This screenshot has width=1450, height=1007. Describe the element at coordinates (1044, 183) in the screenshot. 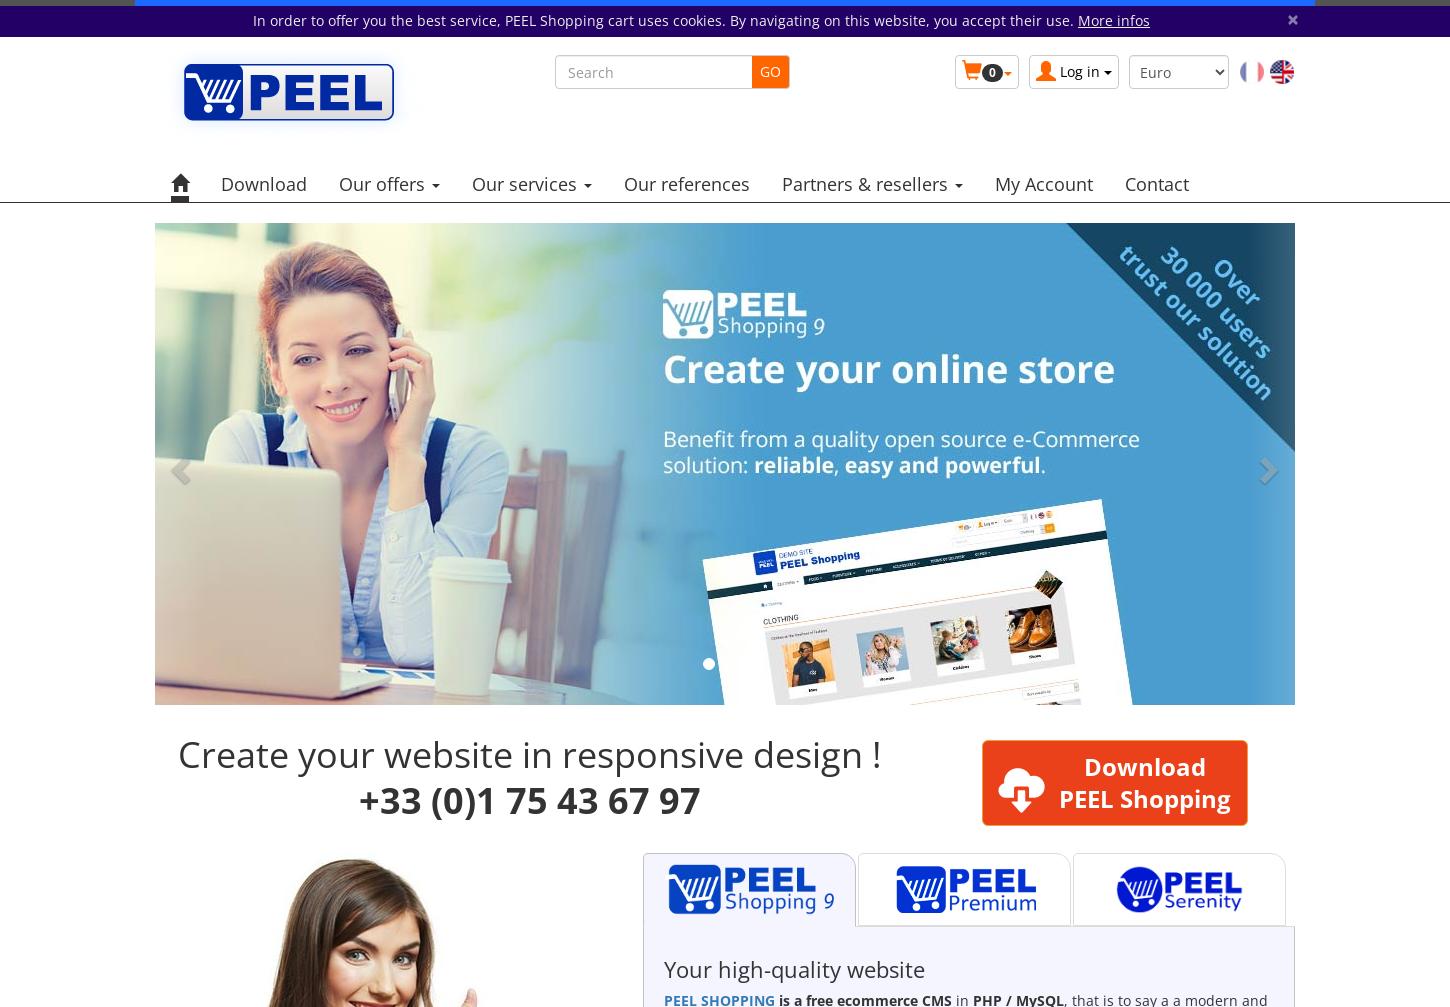

I see `'My Account'` at that location.